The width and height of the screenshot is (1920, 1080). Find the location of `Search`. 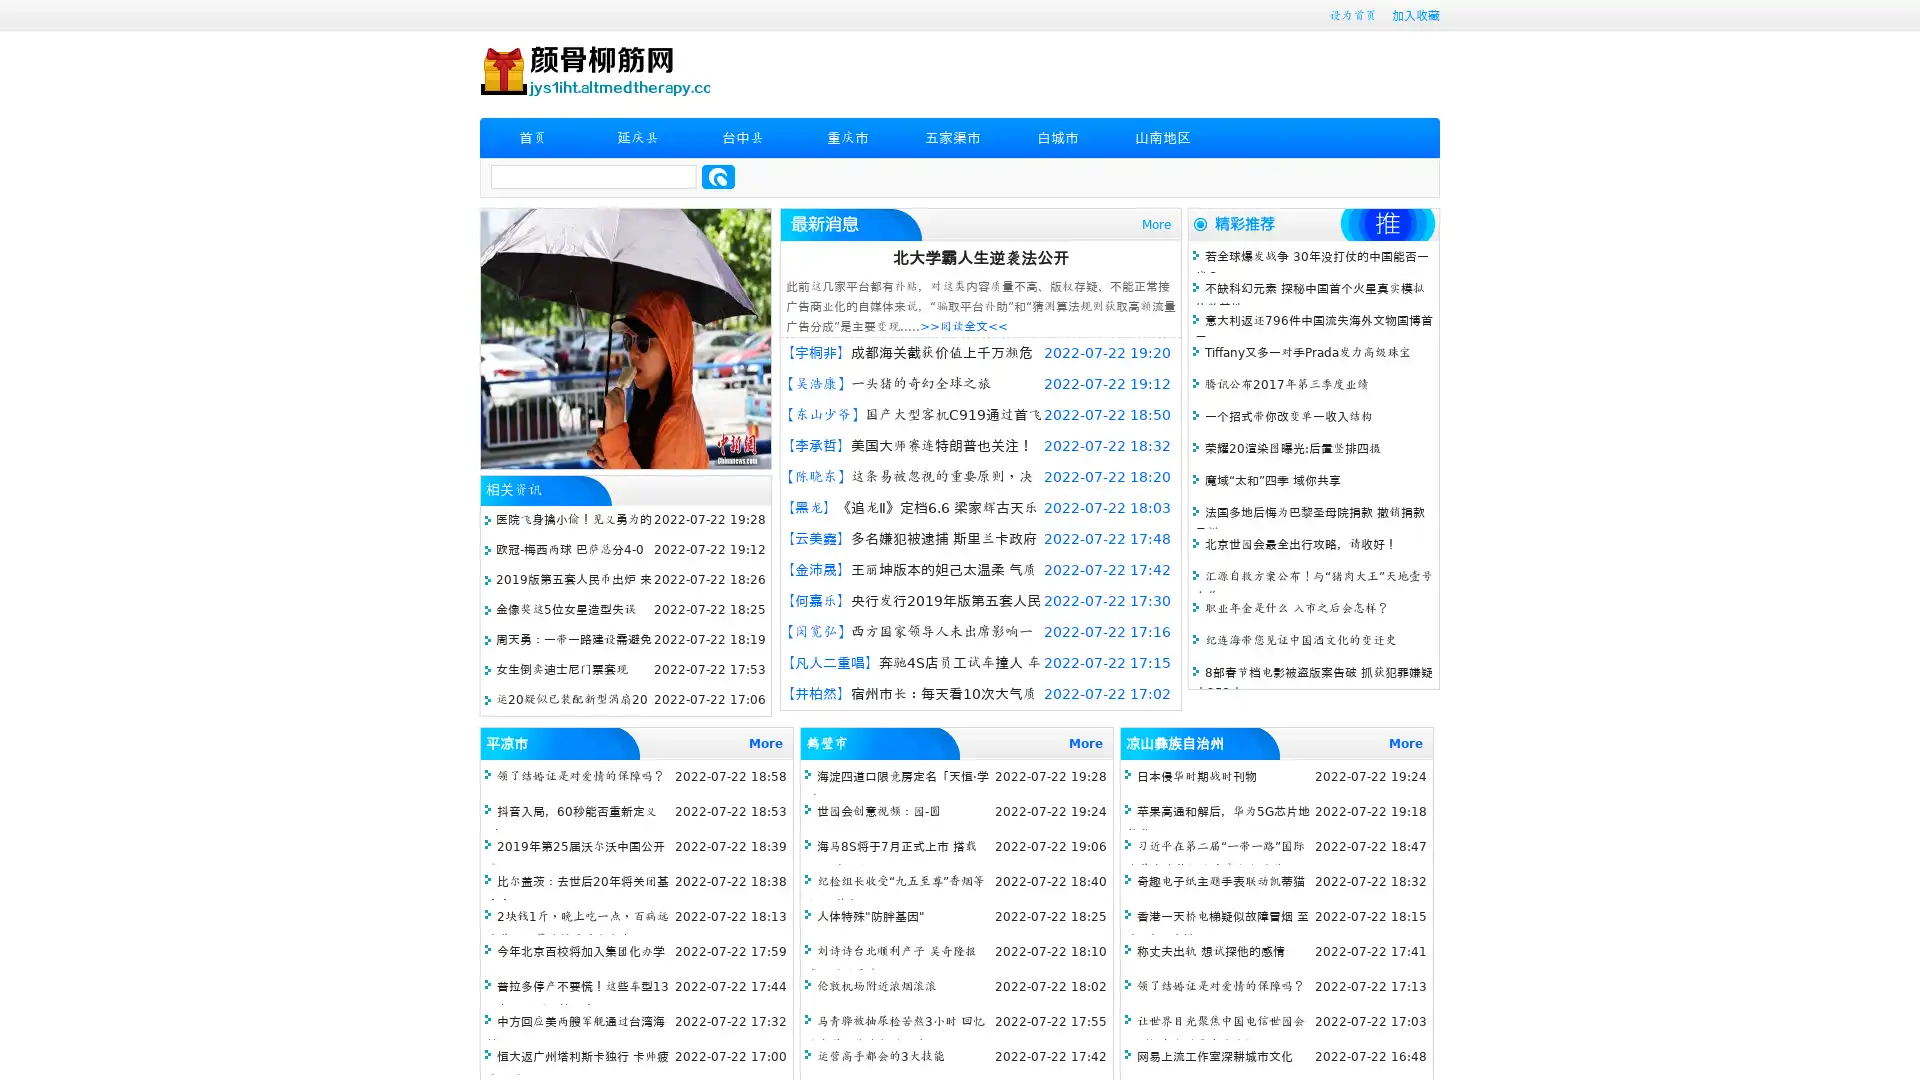

Search is located at coordinates (718, 176).